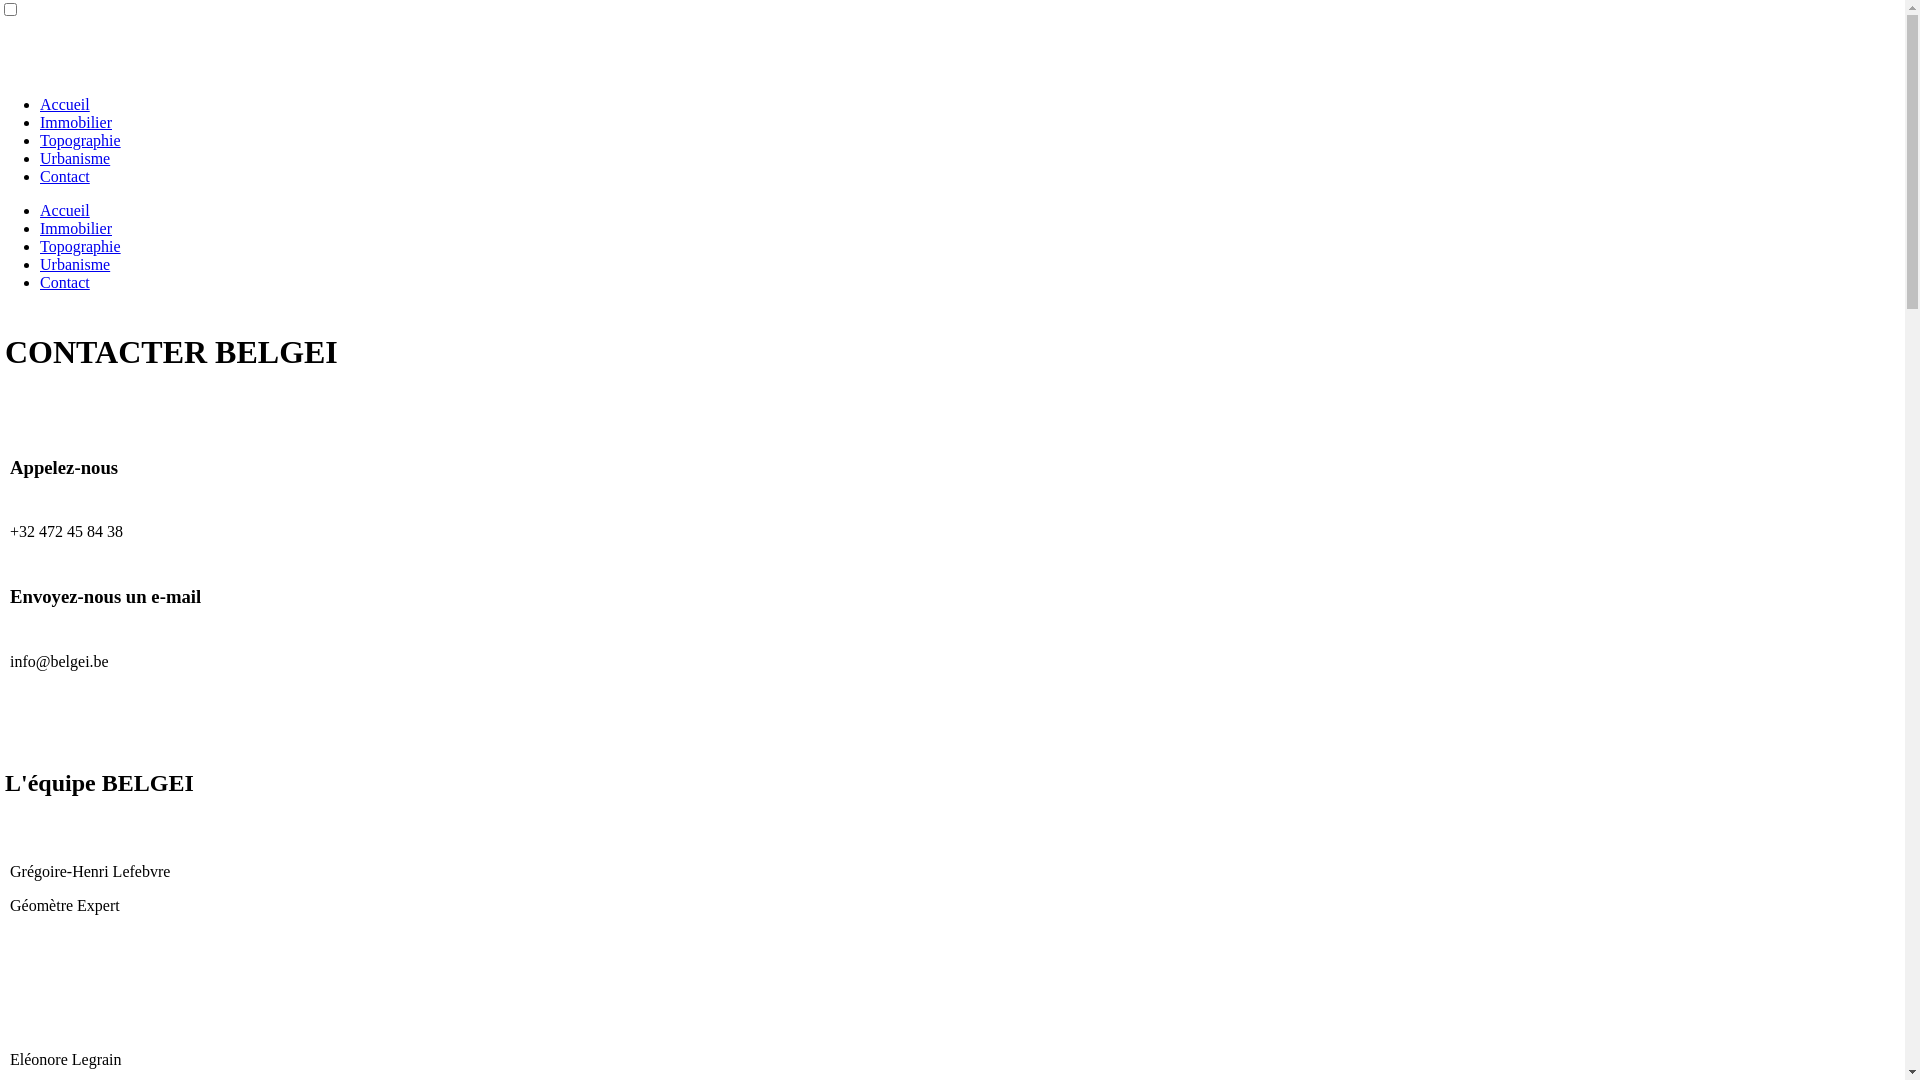 The height and width of the screenshot is (1080, 1920). Describe the element at coordinates (65, 210) in the screenshot. I see `'Accueil'` at that location.